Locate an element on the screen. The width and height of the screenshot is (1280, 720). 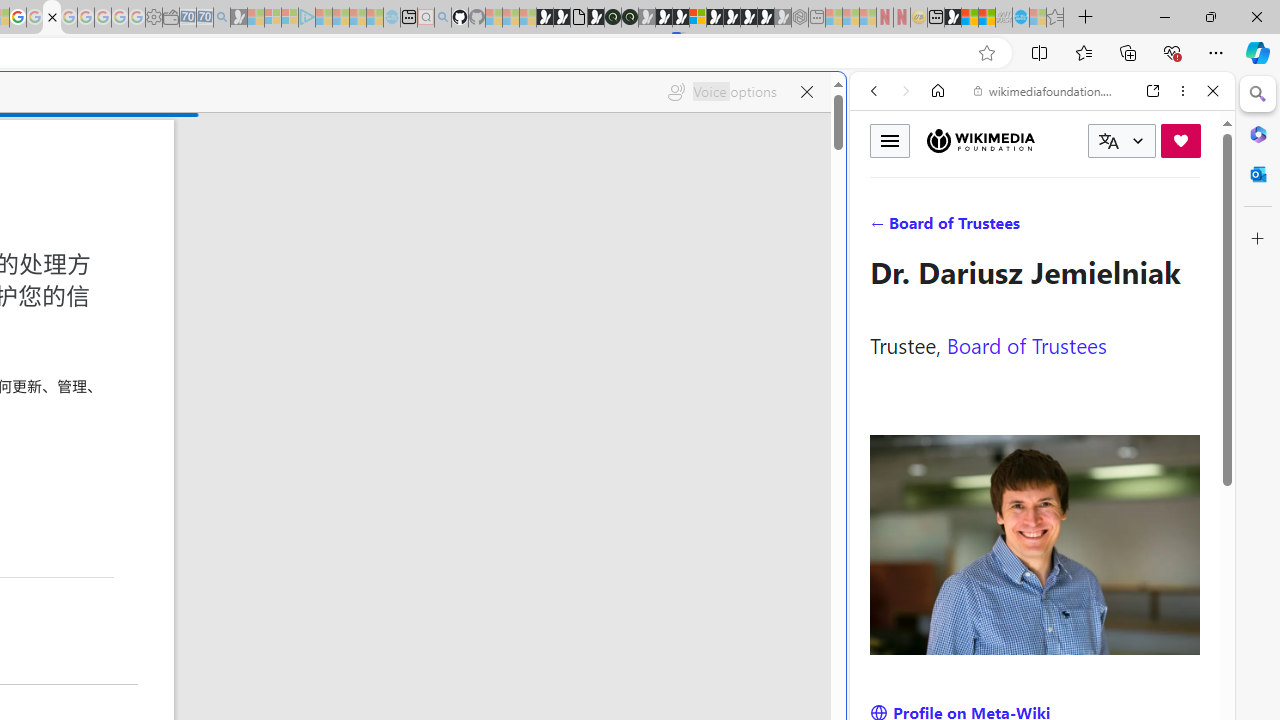
'Wikimedia Foundation' is located at coordinates (981, 139).